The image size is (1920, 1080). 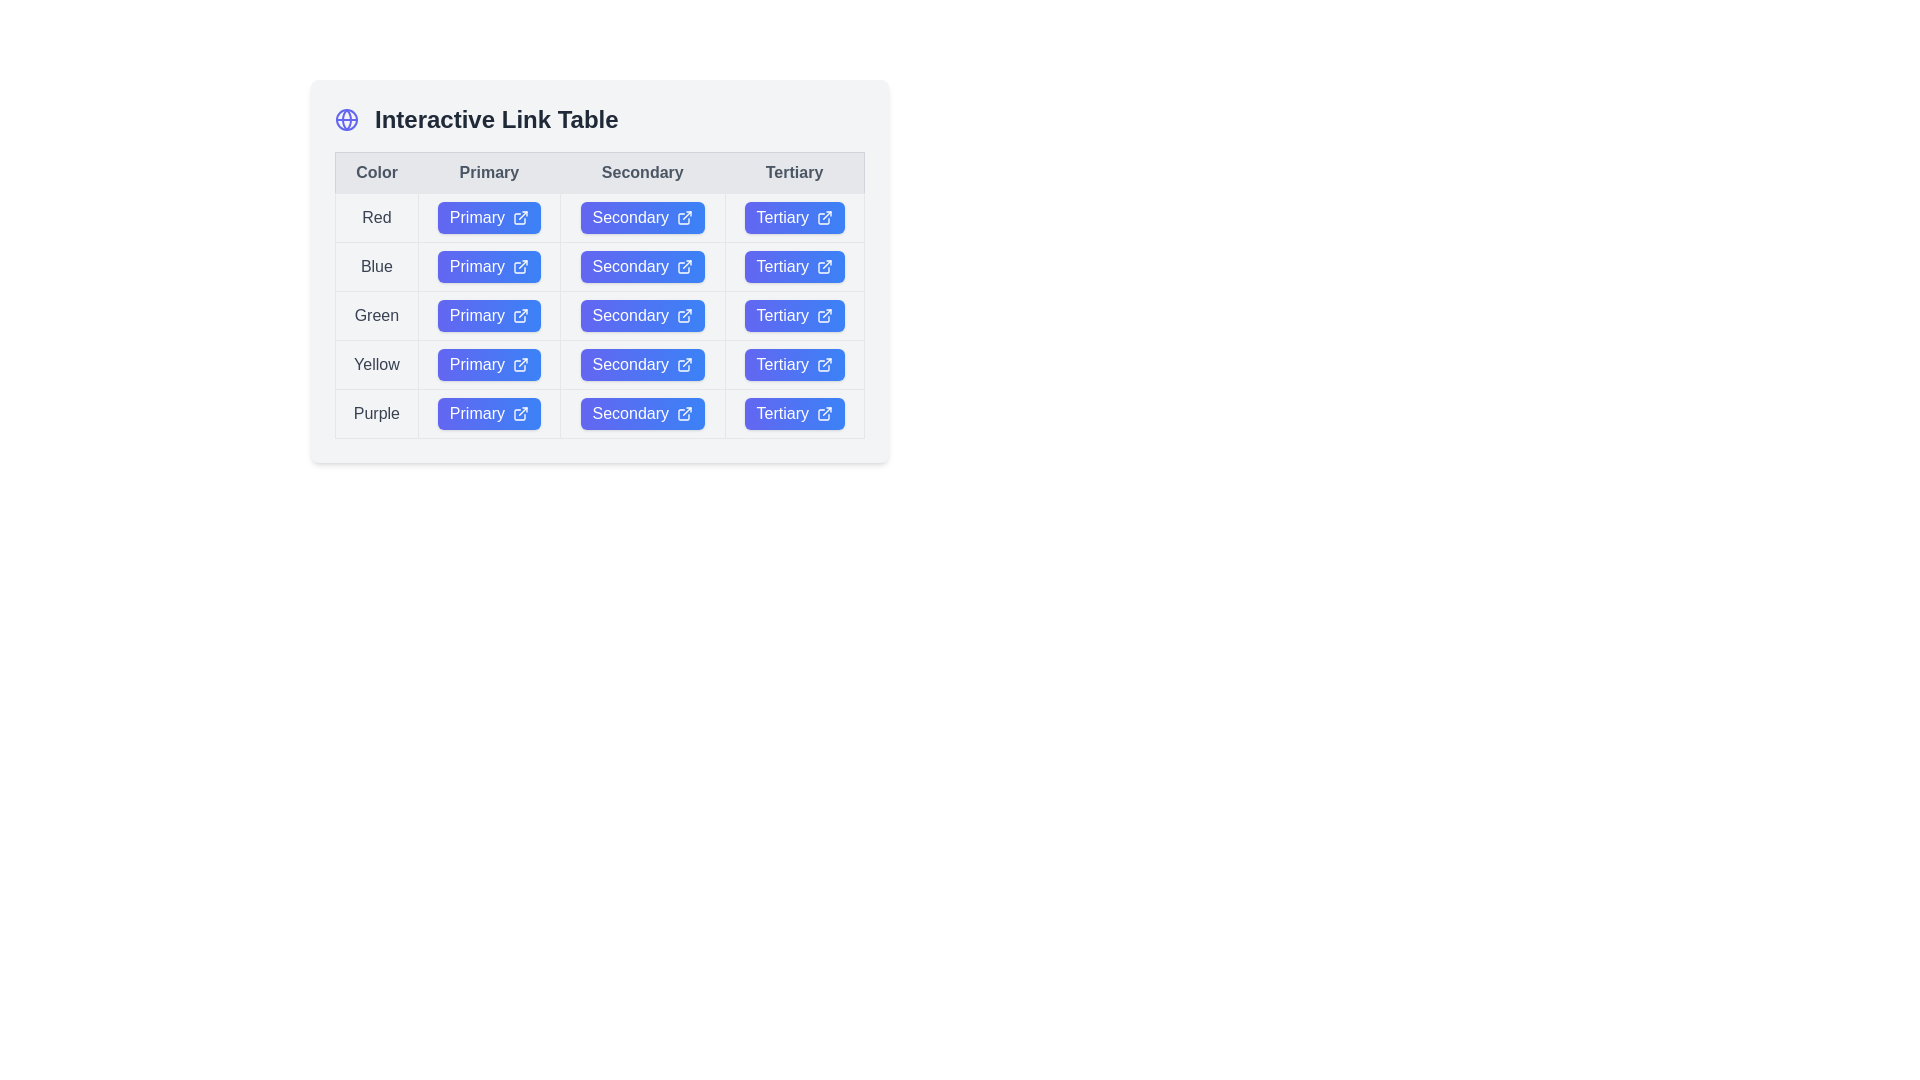 What do you see at coordinates (520, 265) in the screenshot?
I see `the external link icon located to the right of the text labeled 'Primary' in the second row of the table, which is styled with rounded edges and matches the button's color scheme` at bounding box center [520, 265].